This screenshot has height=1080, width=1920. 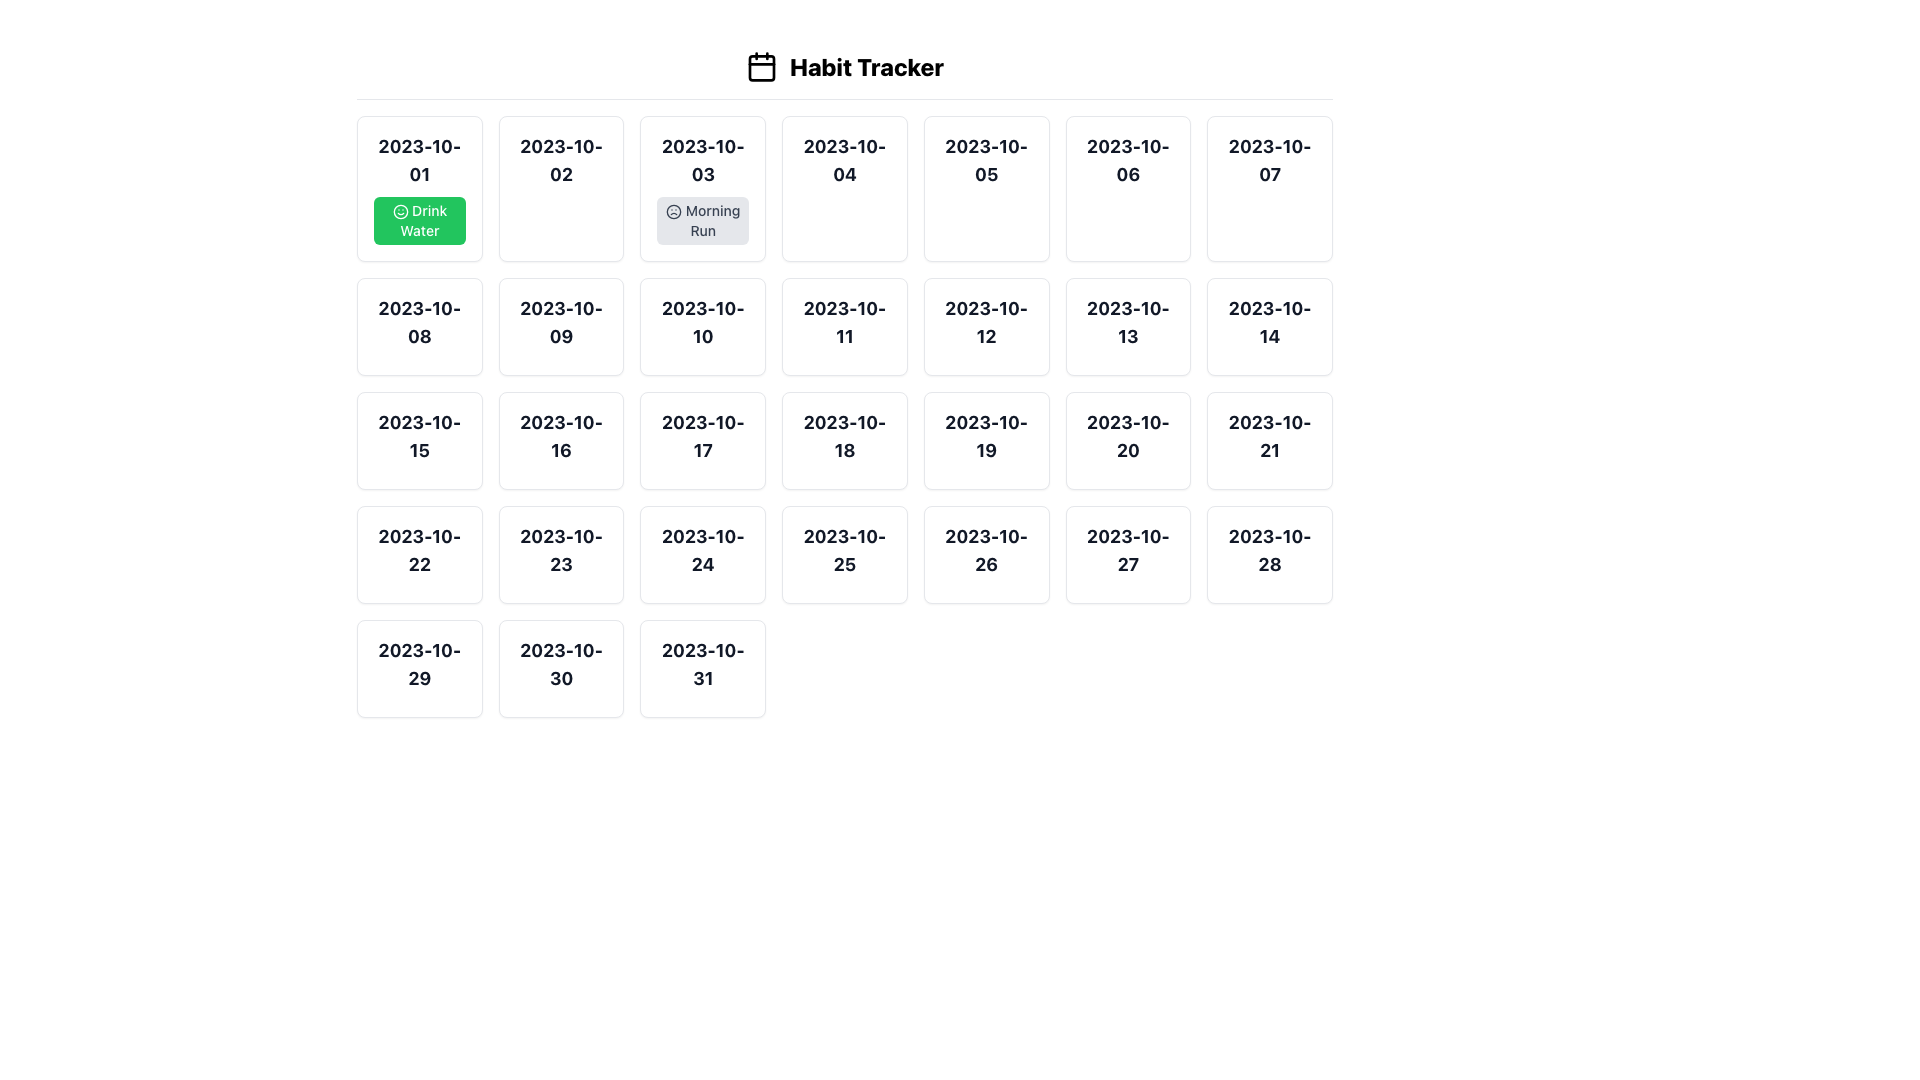 I want to click on the calendar date button located in the habit tracker interface, which is positioned between the dates '2023-10-15' and '2023-10-17', so click(x=560, y=439).